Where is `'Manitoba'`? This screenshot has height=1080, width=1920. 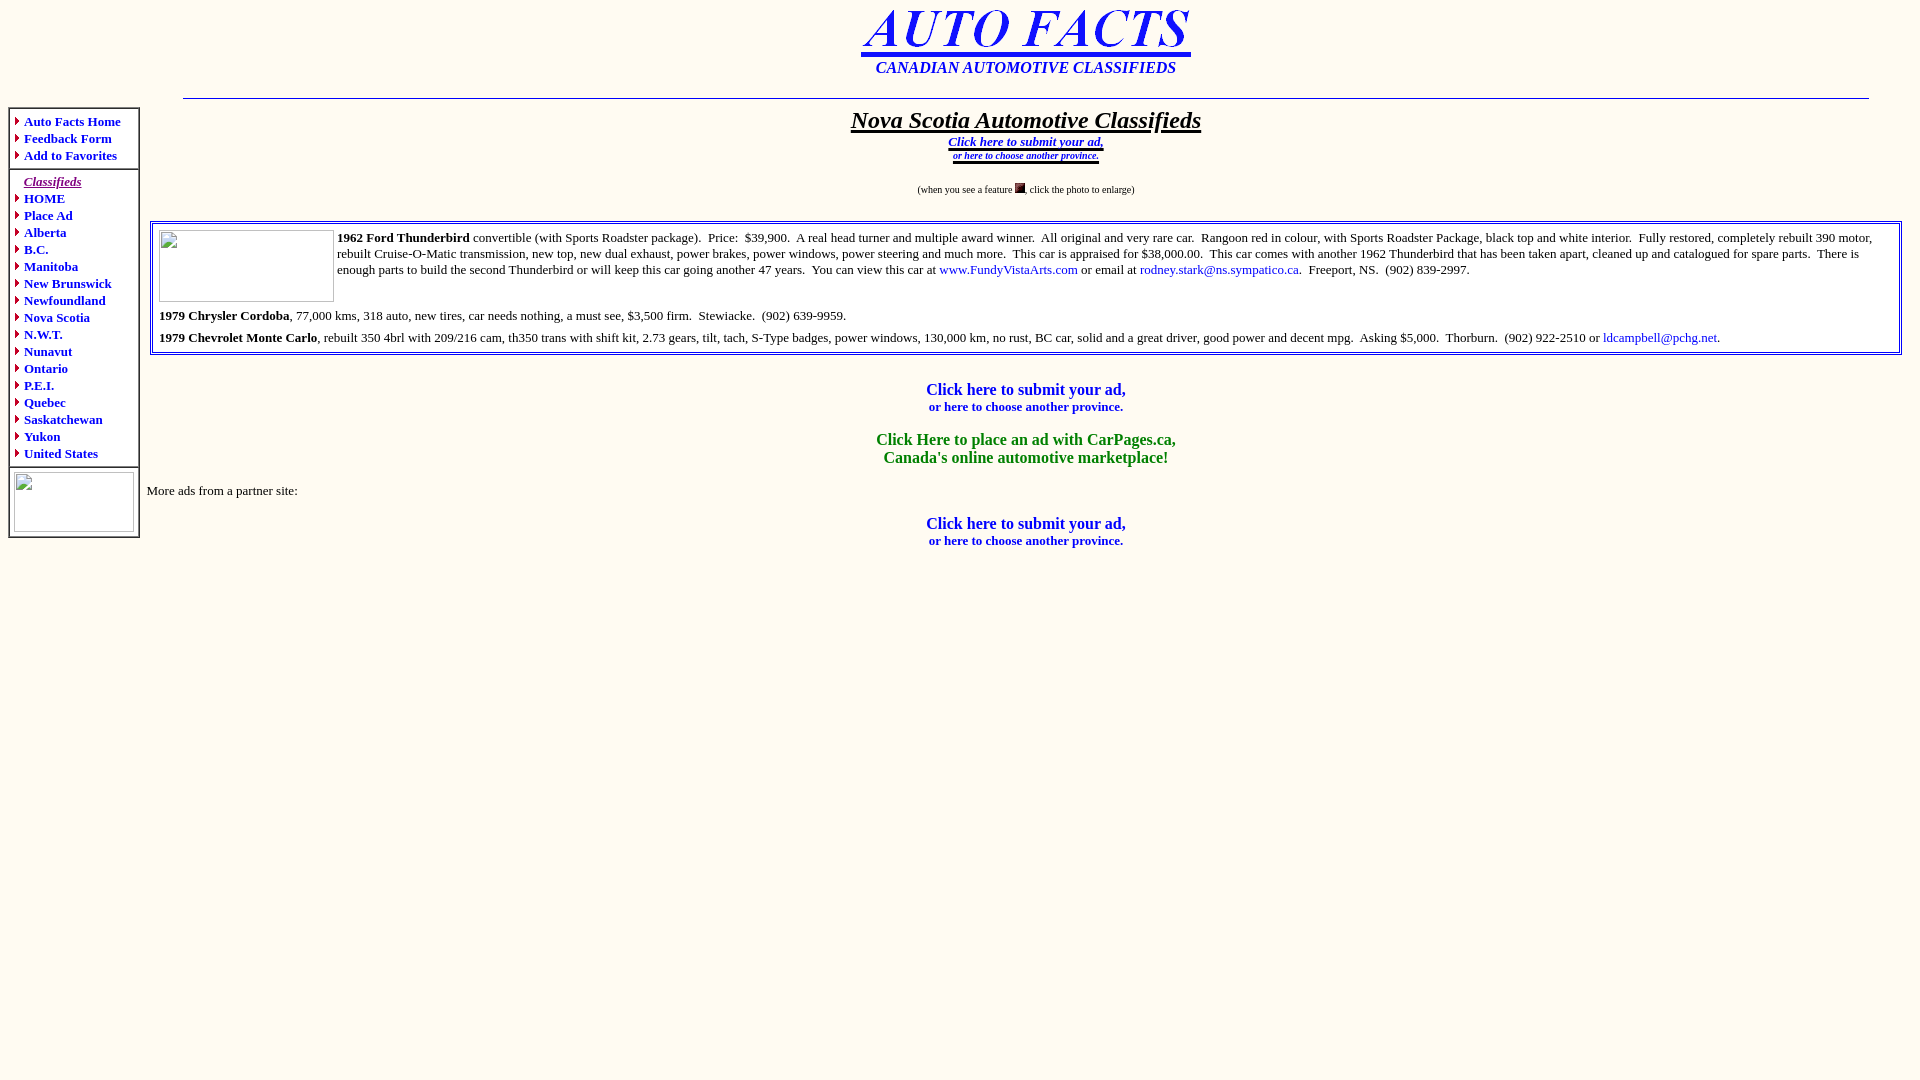
'Manitoba' is located at coordinates (46, 265).